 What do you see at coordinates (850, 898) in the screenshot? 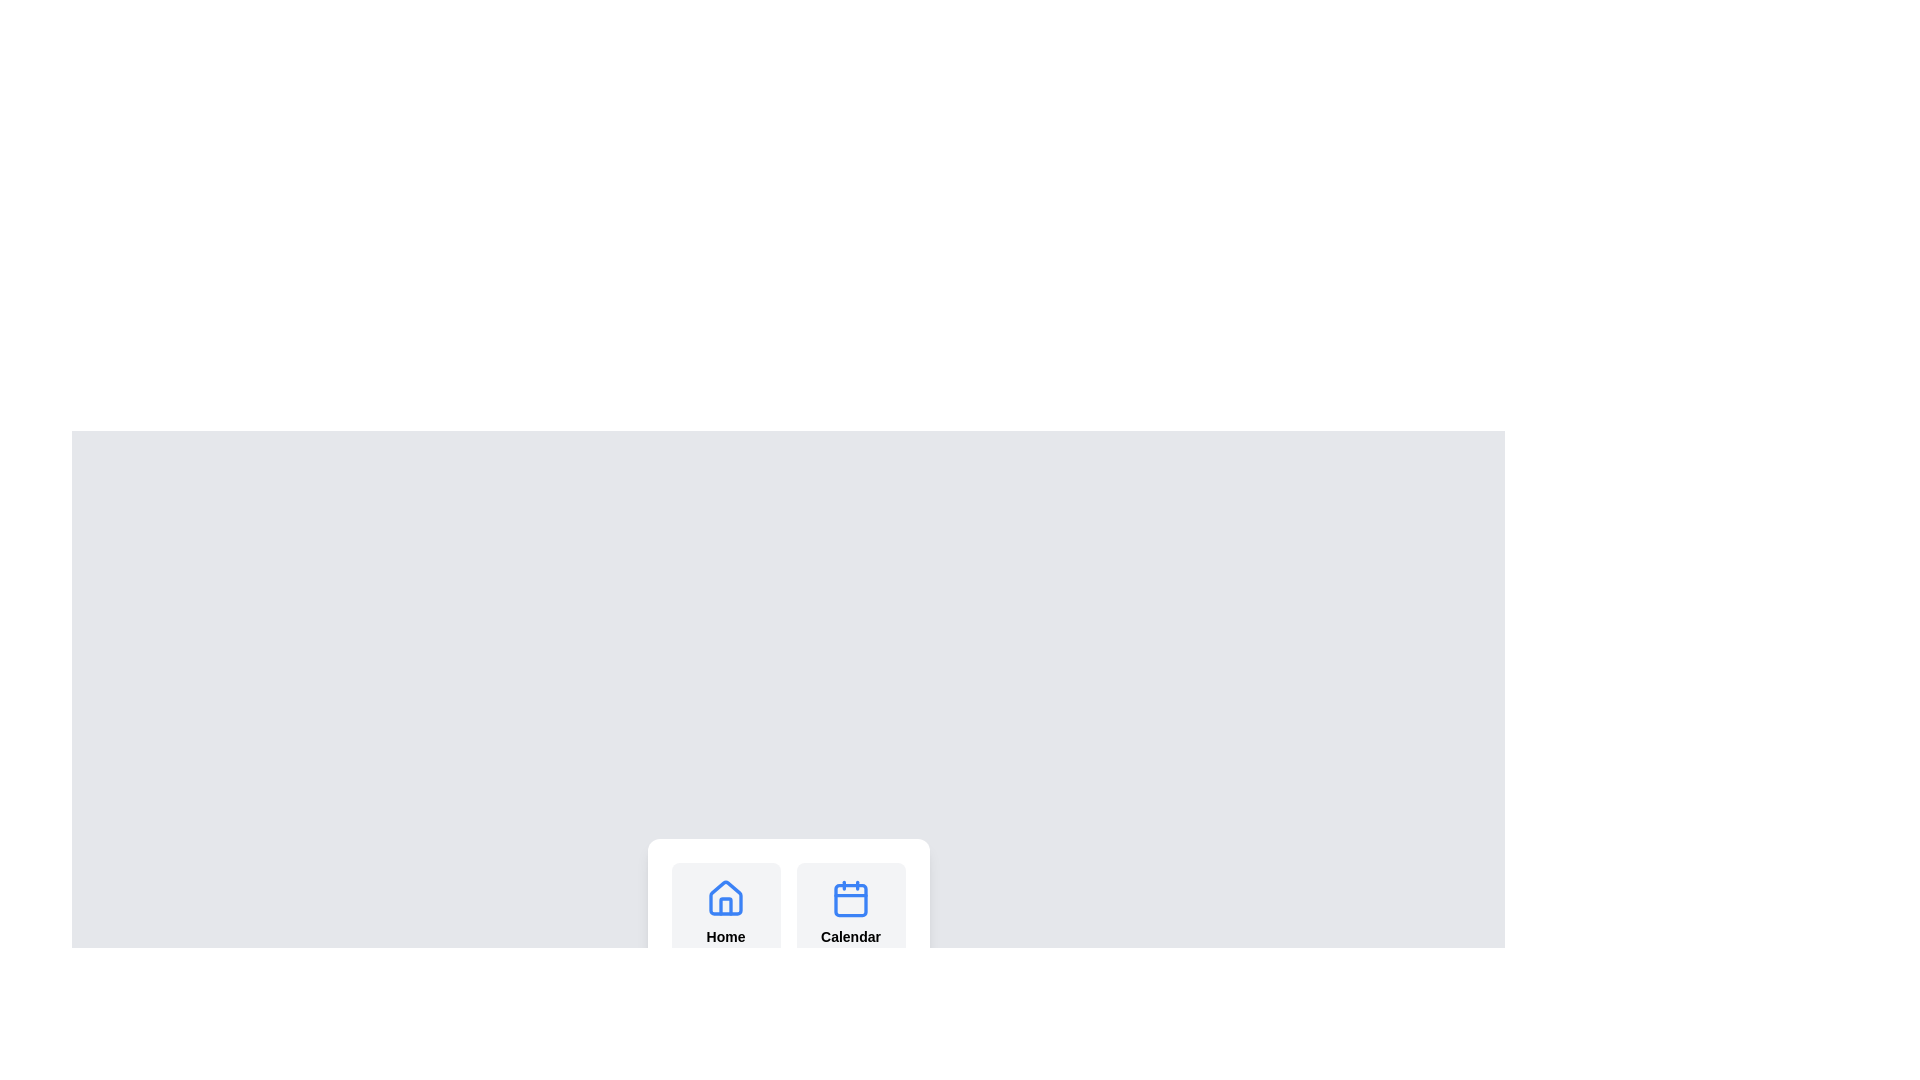
I see `the pale blue rectangle with rounded corners located inside the calendar icon on the right side of the navigation bar` at bounding box center [850, 898].